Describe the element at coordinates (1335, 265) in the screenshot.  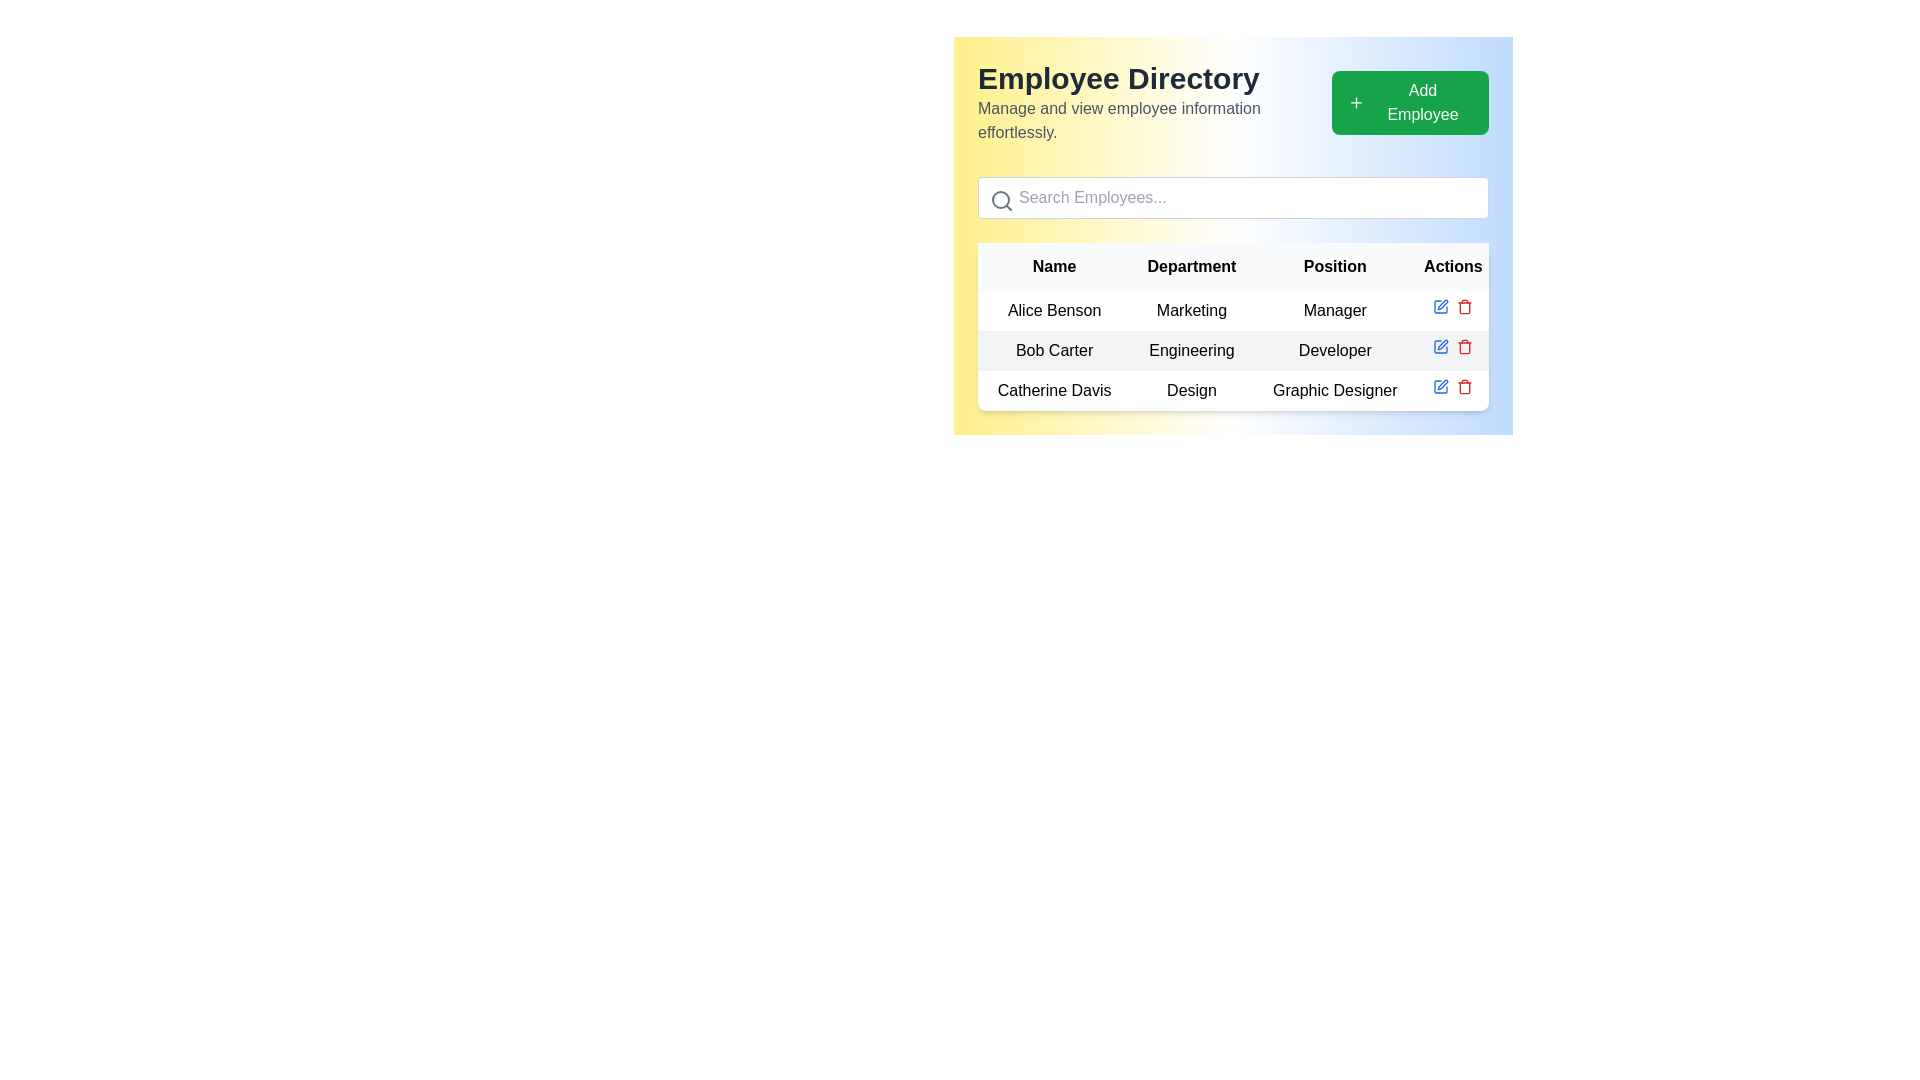
I see `the Text Label that serves as the third column header in the data table, indicating job positions of employees, located between 'Department' and 'Actions'` at that location.